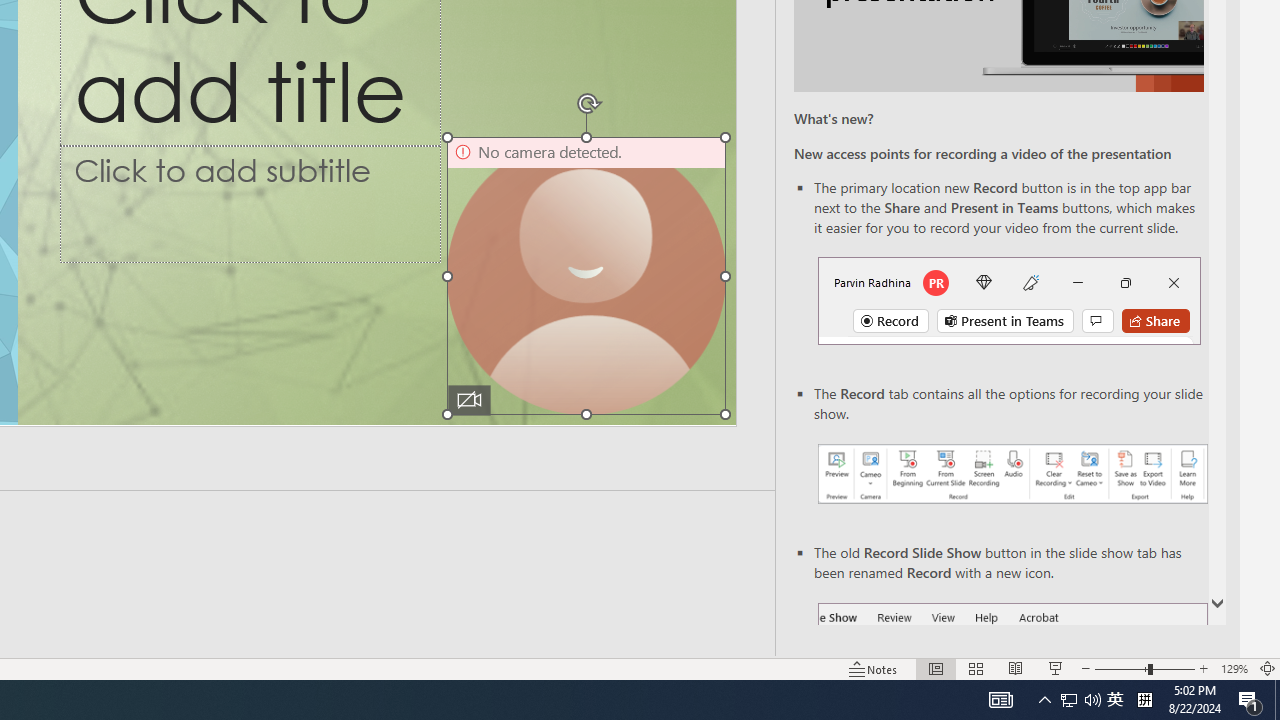  What do you see at coordinates (1013, 474) in the screenshot?
I see `'Record your presentations screenshot one'` at bounding box center [1013, 474].